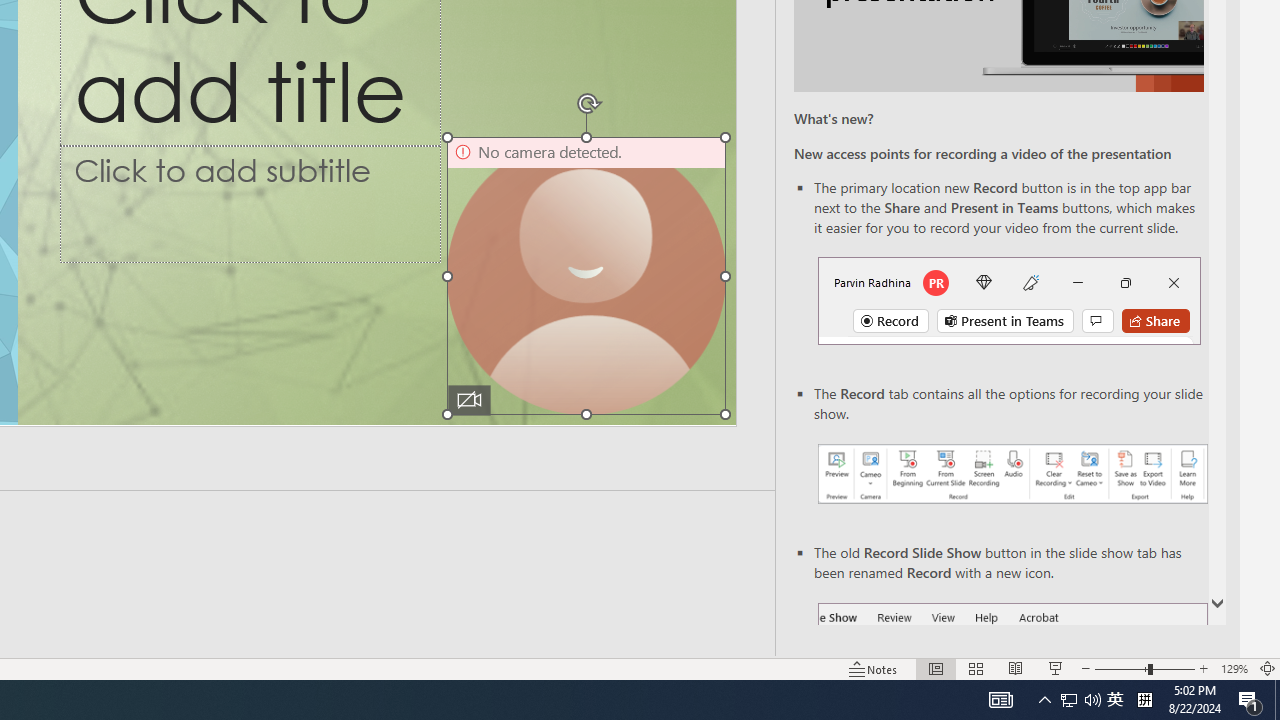  What do you see at coordinates (1013, 474) in the screenshot?
I see `'Record your presentations screenshot one'` at bounding box center [1013, 474].